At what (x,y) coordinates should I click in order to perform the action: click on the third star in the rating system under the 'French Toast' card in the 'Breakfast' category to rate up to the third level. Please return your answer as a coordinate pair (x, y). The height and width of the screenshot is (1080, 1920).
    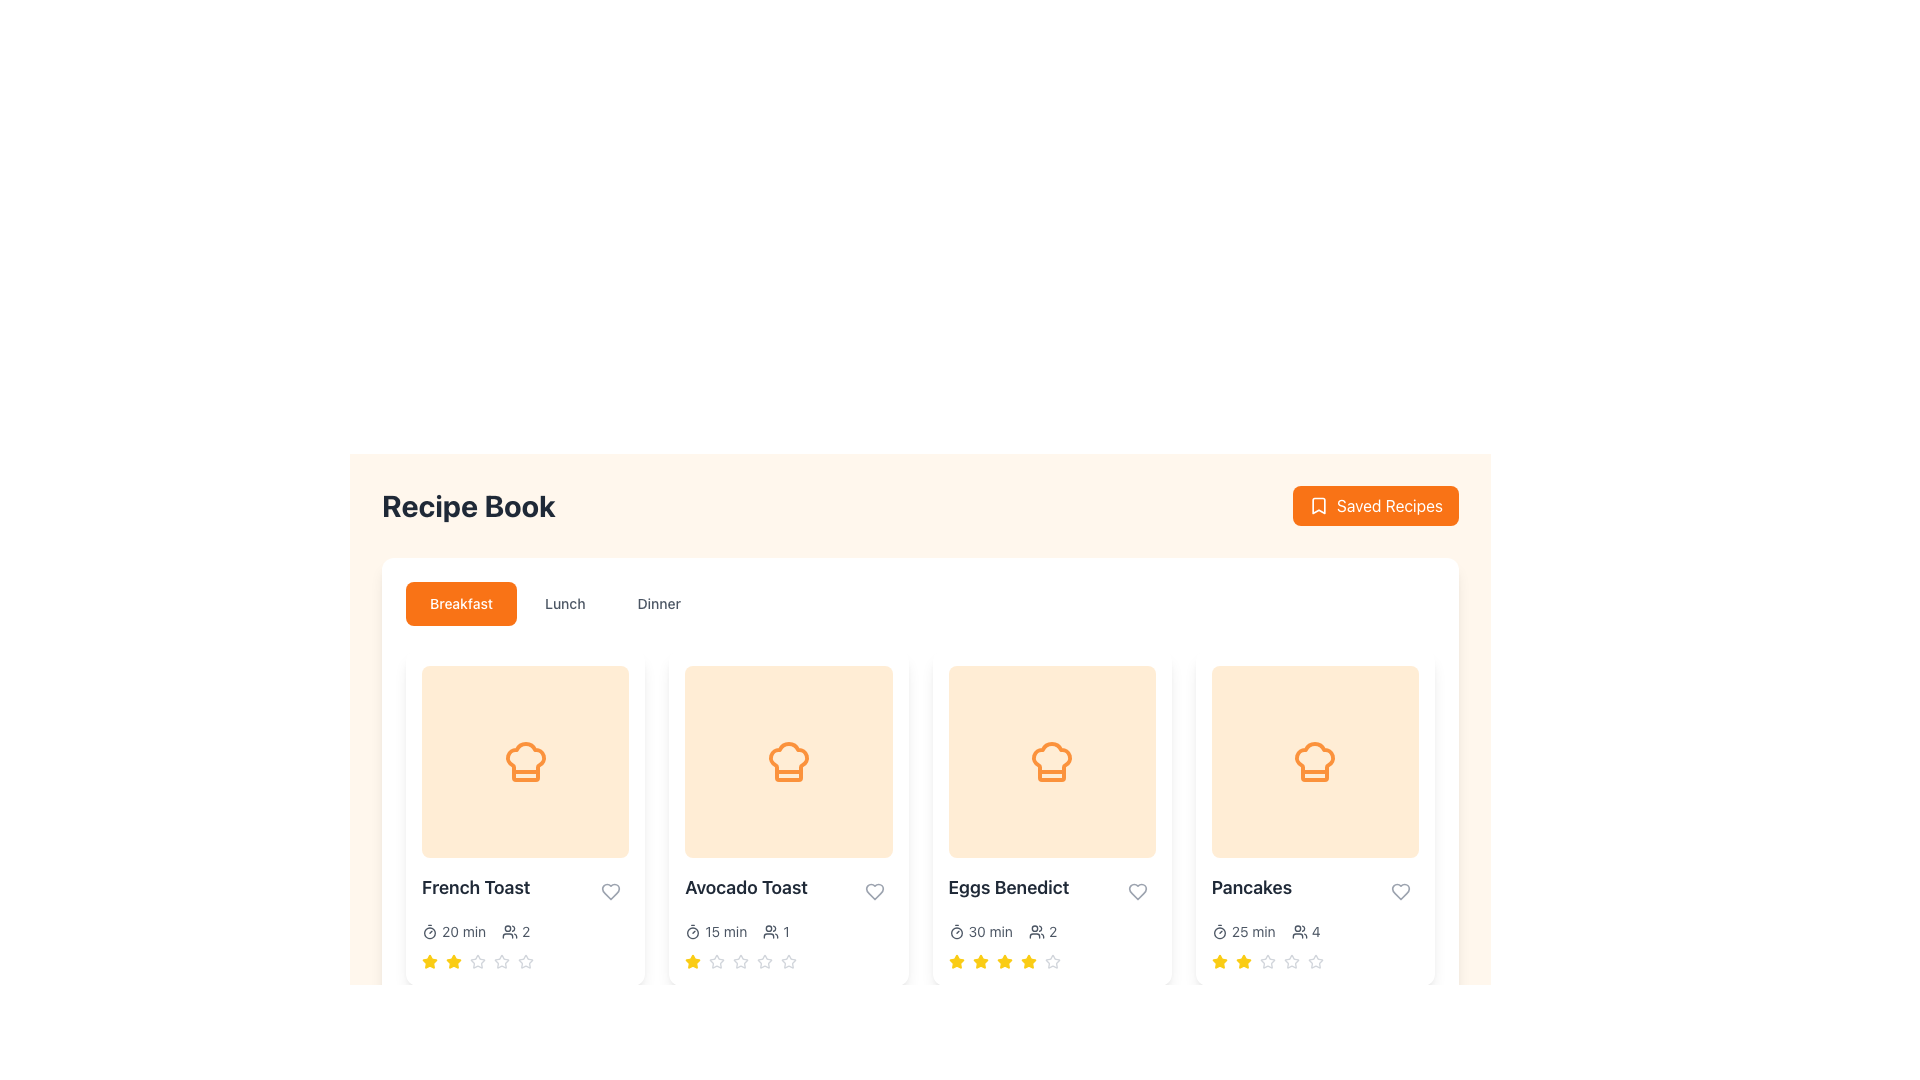
    Looking at the image, I should click on (453, 960).